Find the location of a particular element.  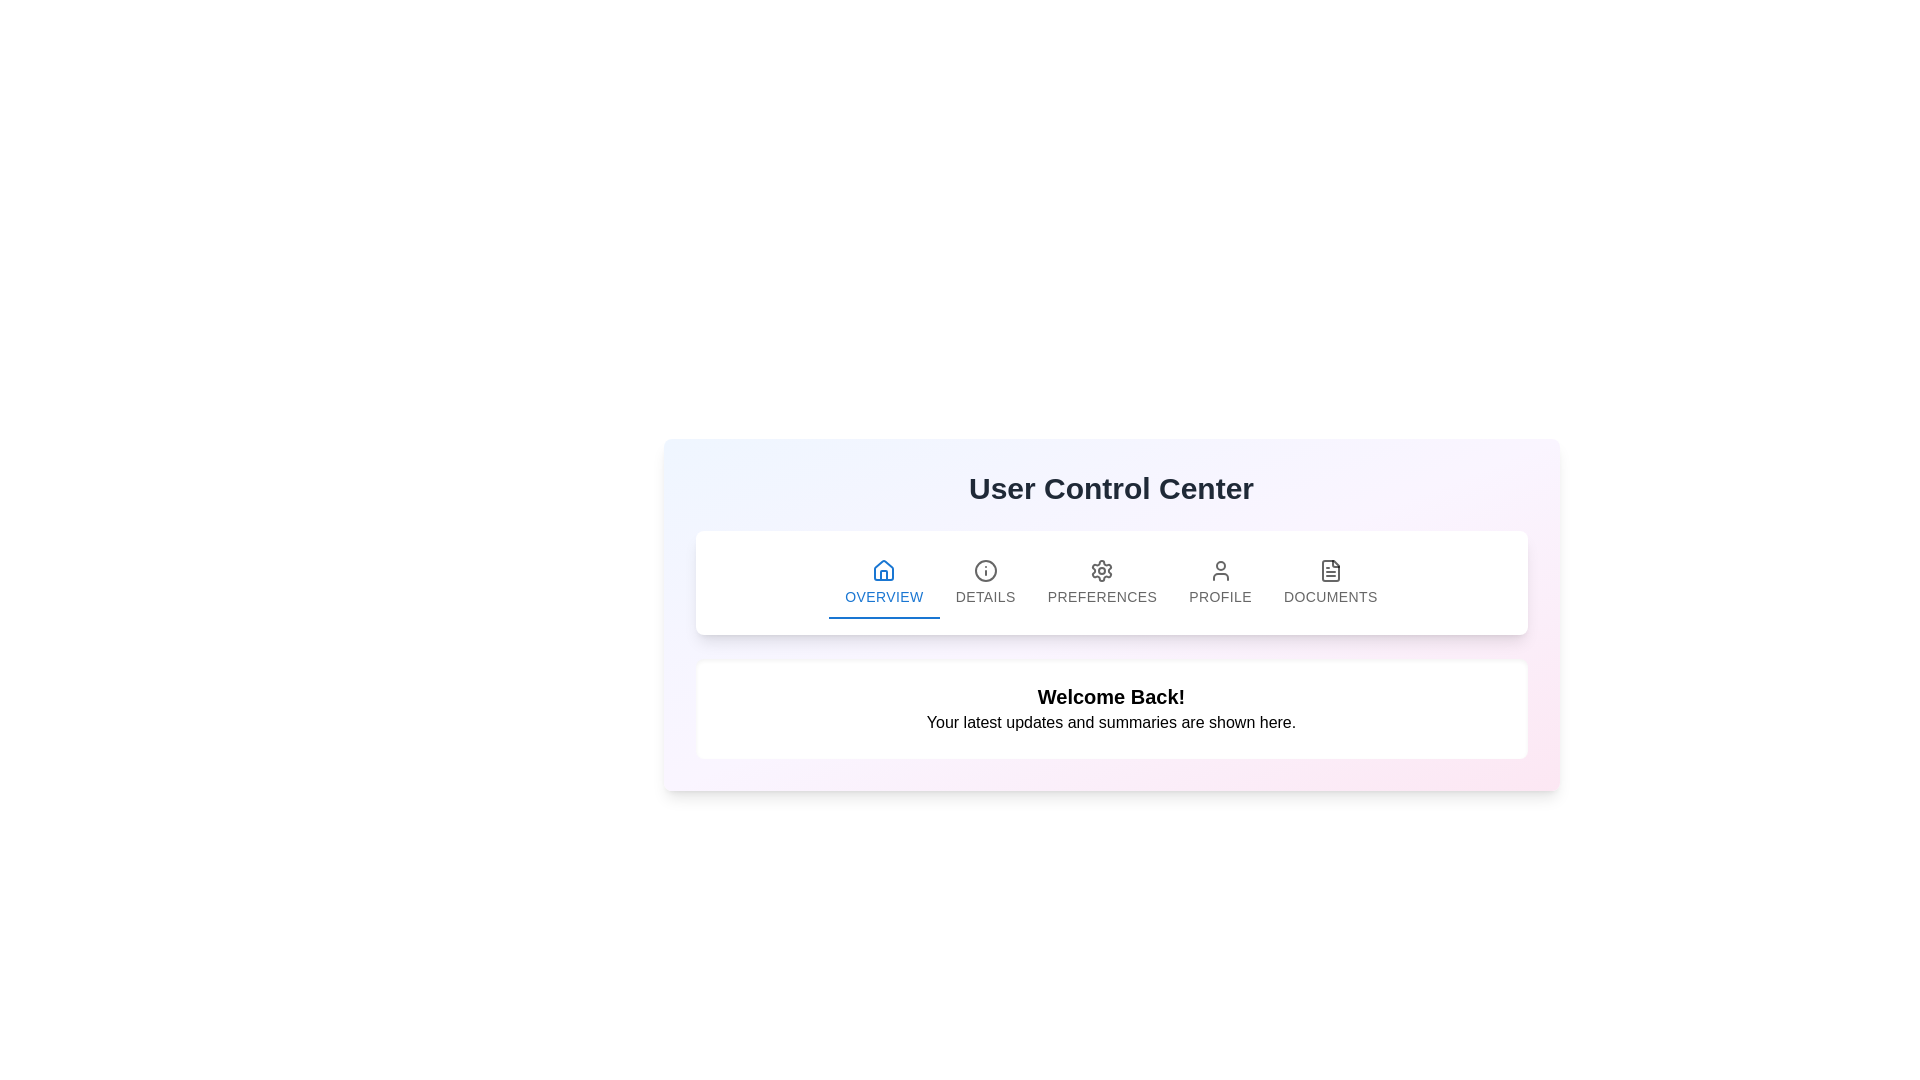

the 'Preferences' tab in the navigation bar to indicate interactivity is located at coordinates (1110, 582).